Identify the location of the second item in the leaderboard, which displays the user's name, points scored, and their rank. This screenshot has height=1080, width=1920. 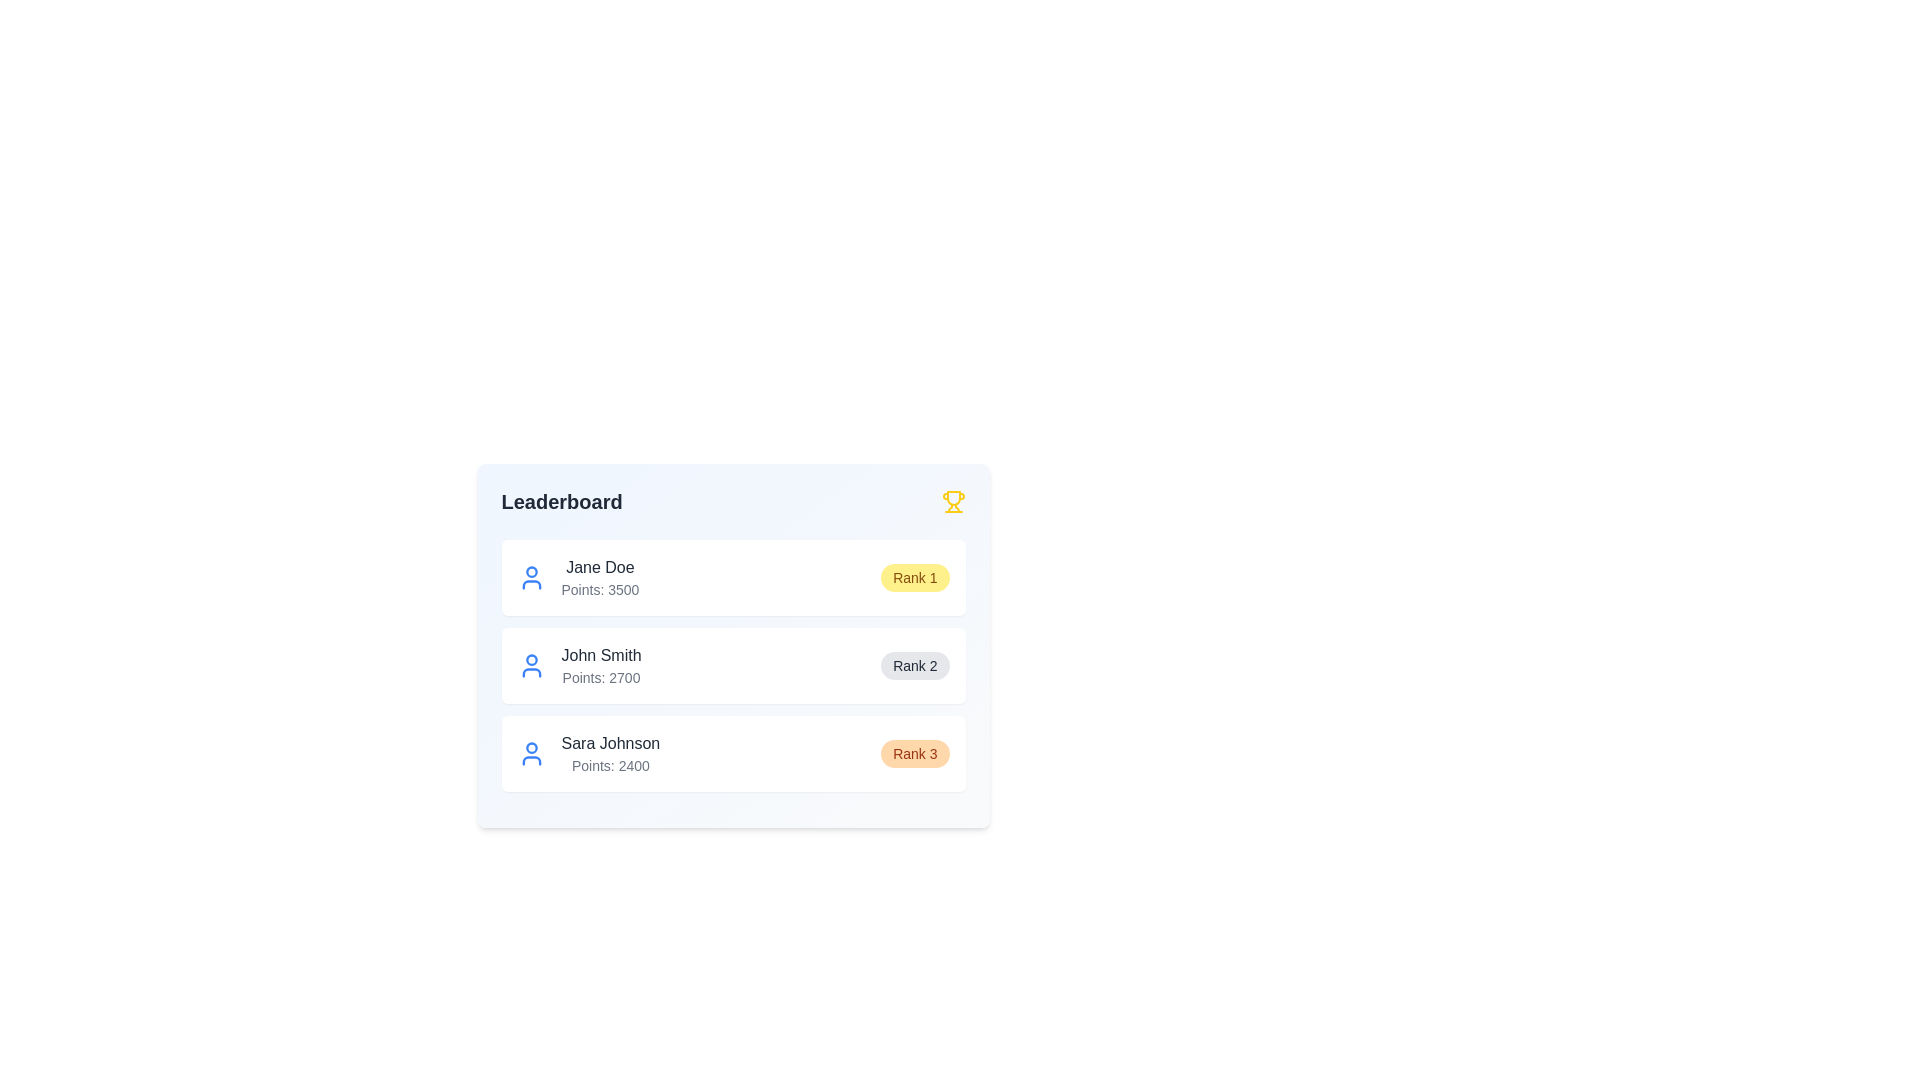
(732, 666).